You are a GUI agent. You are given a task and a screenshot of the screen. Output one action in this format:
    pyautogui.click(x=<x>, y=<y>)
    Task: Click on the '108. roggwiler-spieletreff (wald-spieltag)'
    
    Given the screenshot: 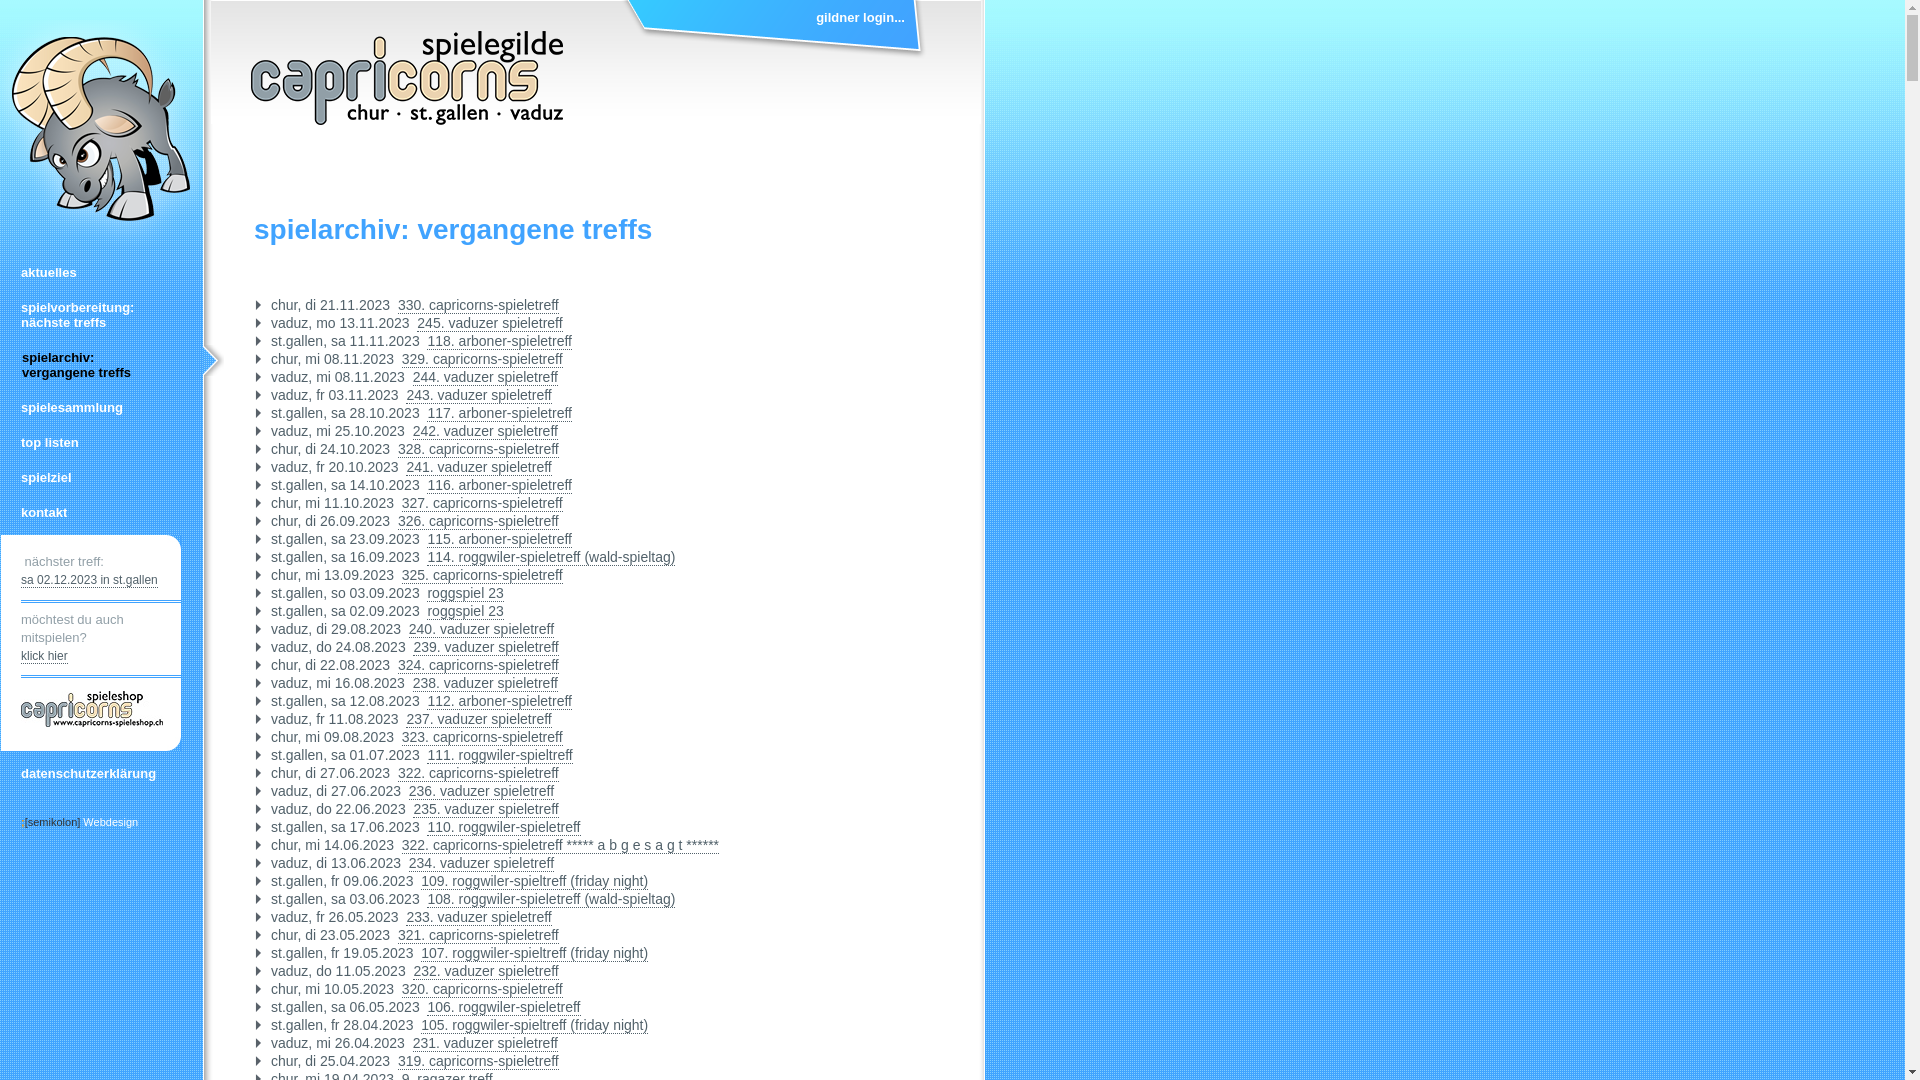 What is the action you would take?
    pyautogui.click(x=551, y=898)
    